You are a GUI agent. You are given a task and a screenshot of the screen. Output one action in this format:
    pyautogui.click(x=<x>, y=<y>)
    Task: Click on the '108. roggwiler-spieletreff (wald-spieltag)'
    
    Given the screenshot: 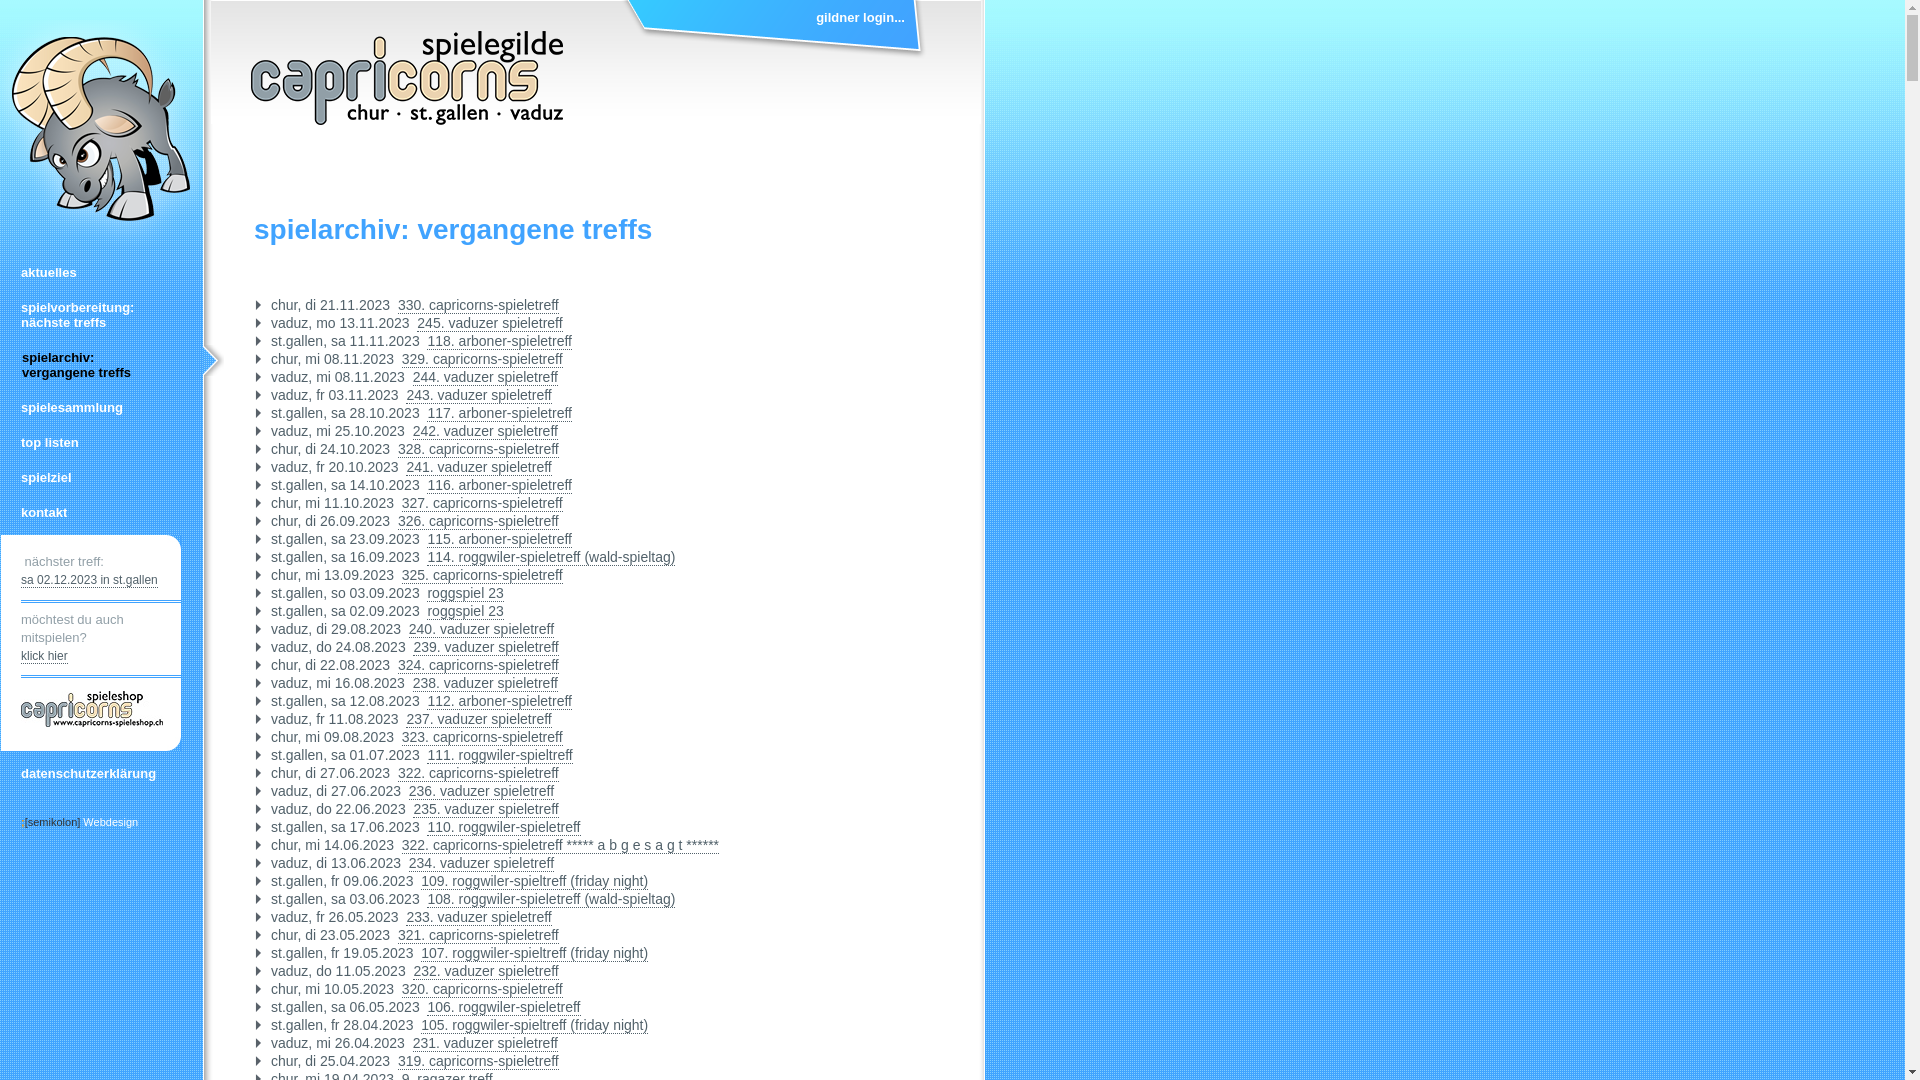 What is the action you would take?
    pyautogui.click(x=551, y=898)
    